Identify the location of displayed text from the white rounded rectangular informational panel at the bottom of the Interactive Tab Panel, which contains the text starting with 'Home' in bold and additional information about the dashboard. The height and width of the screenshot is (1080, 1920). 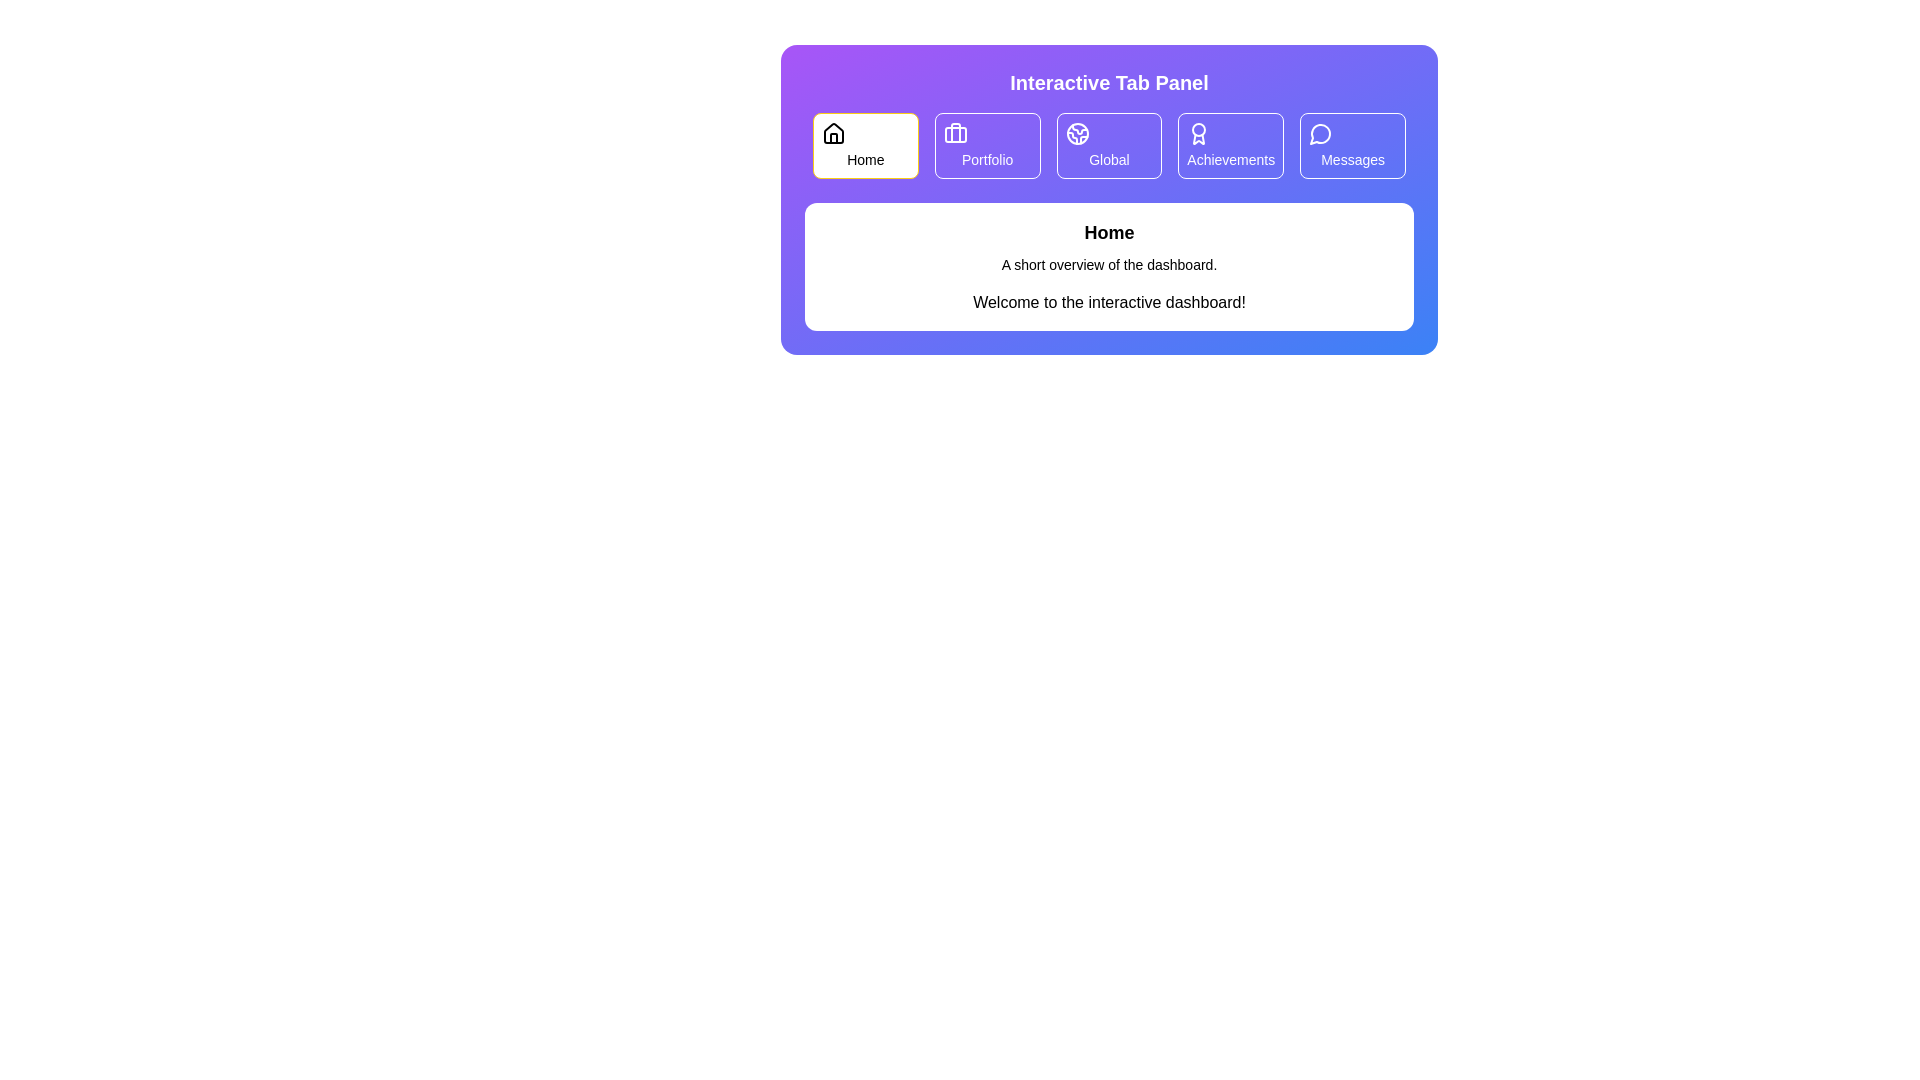
(1108, 265).